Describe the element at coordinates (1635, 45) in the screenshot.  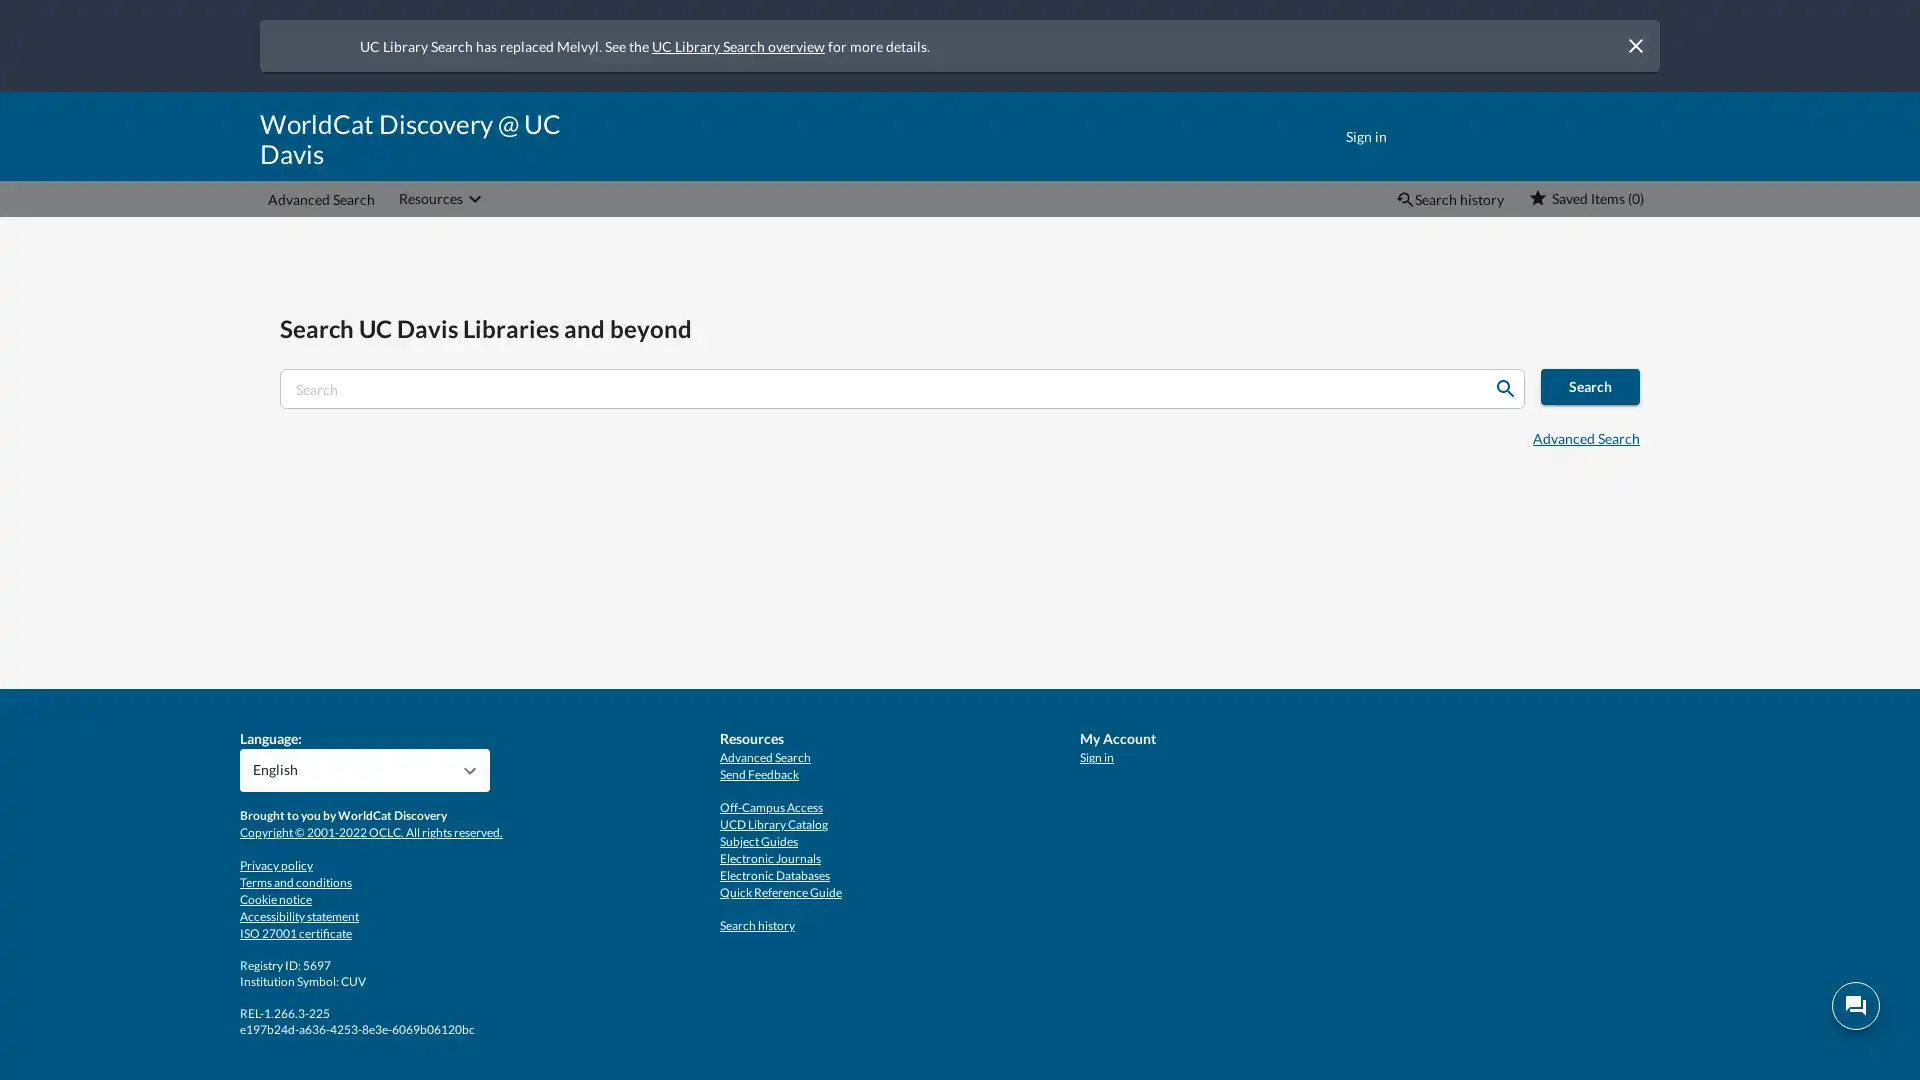
I see `Dismiss` at that location.